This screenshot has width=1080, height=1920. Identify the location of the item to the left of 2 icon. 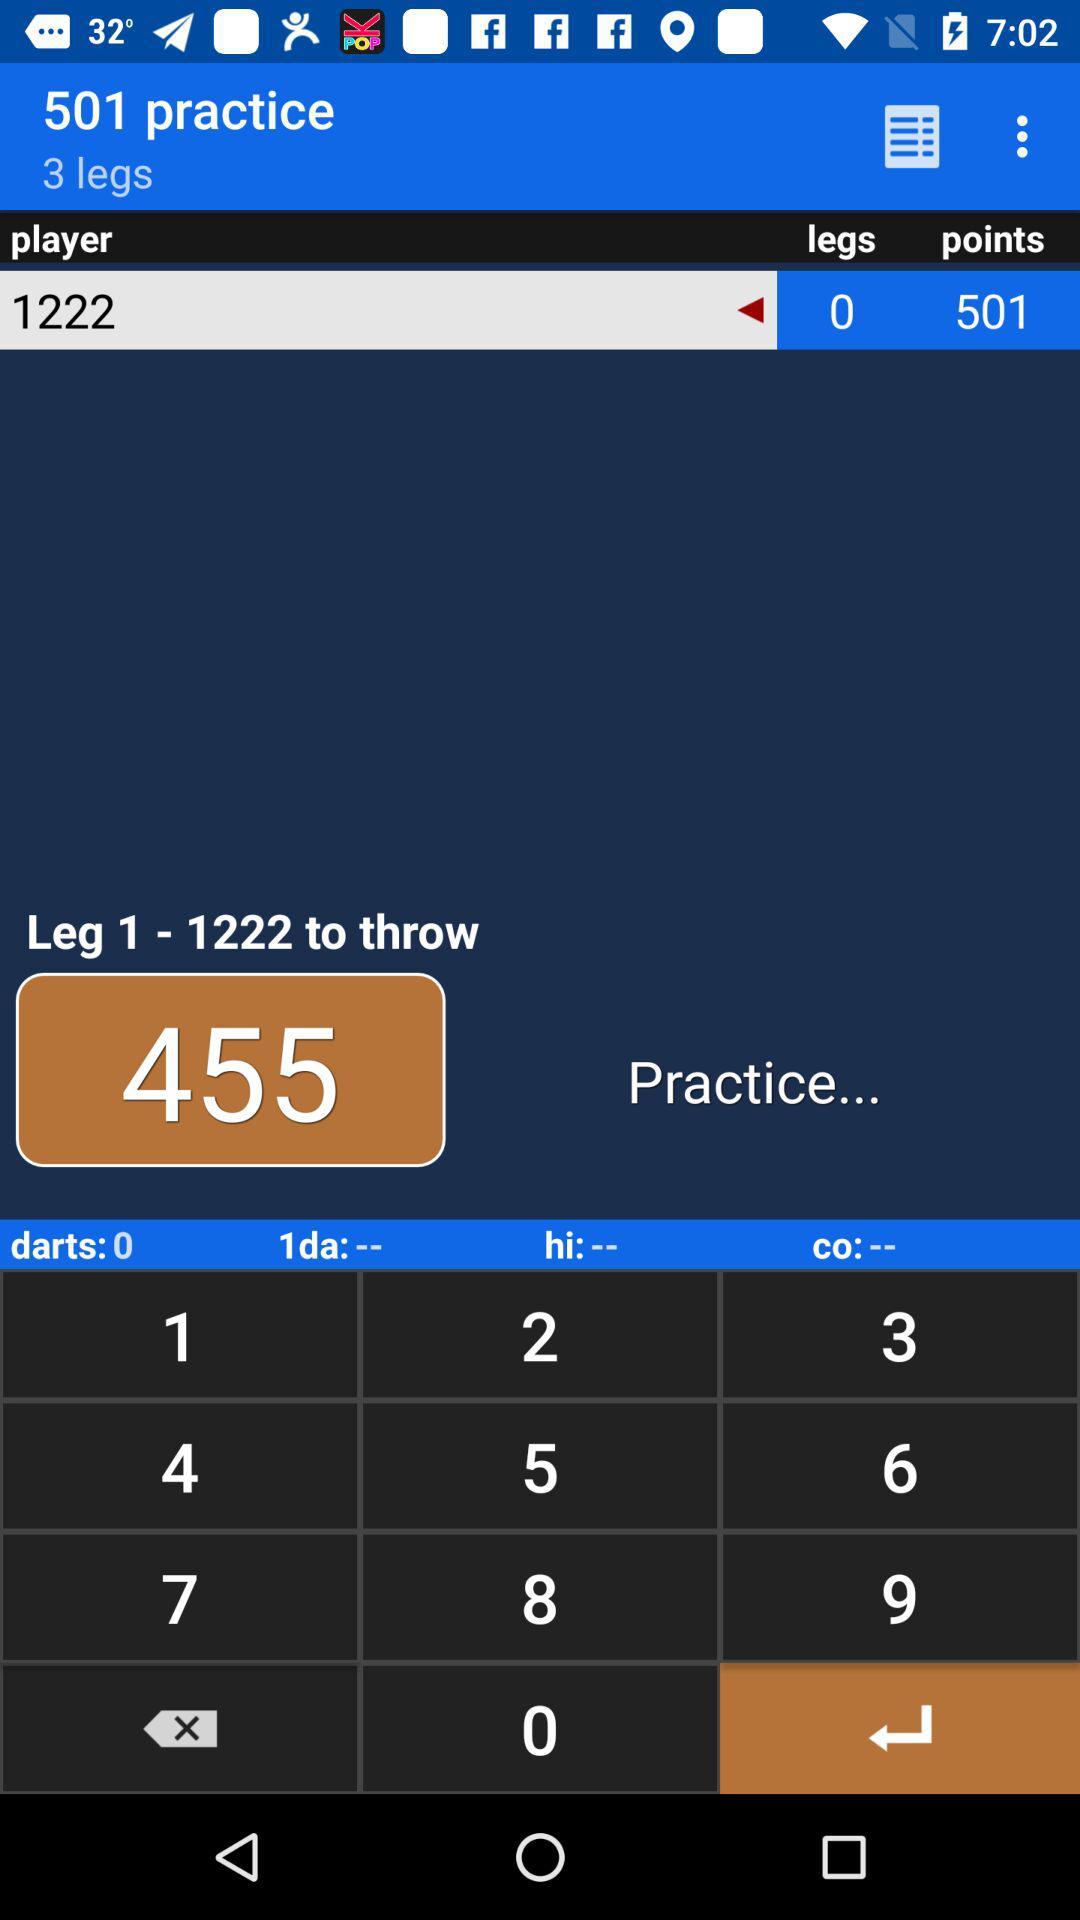
(180, 1465).